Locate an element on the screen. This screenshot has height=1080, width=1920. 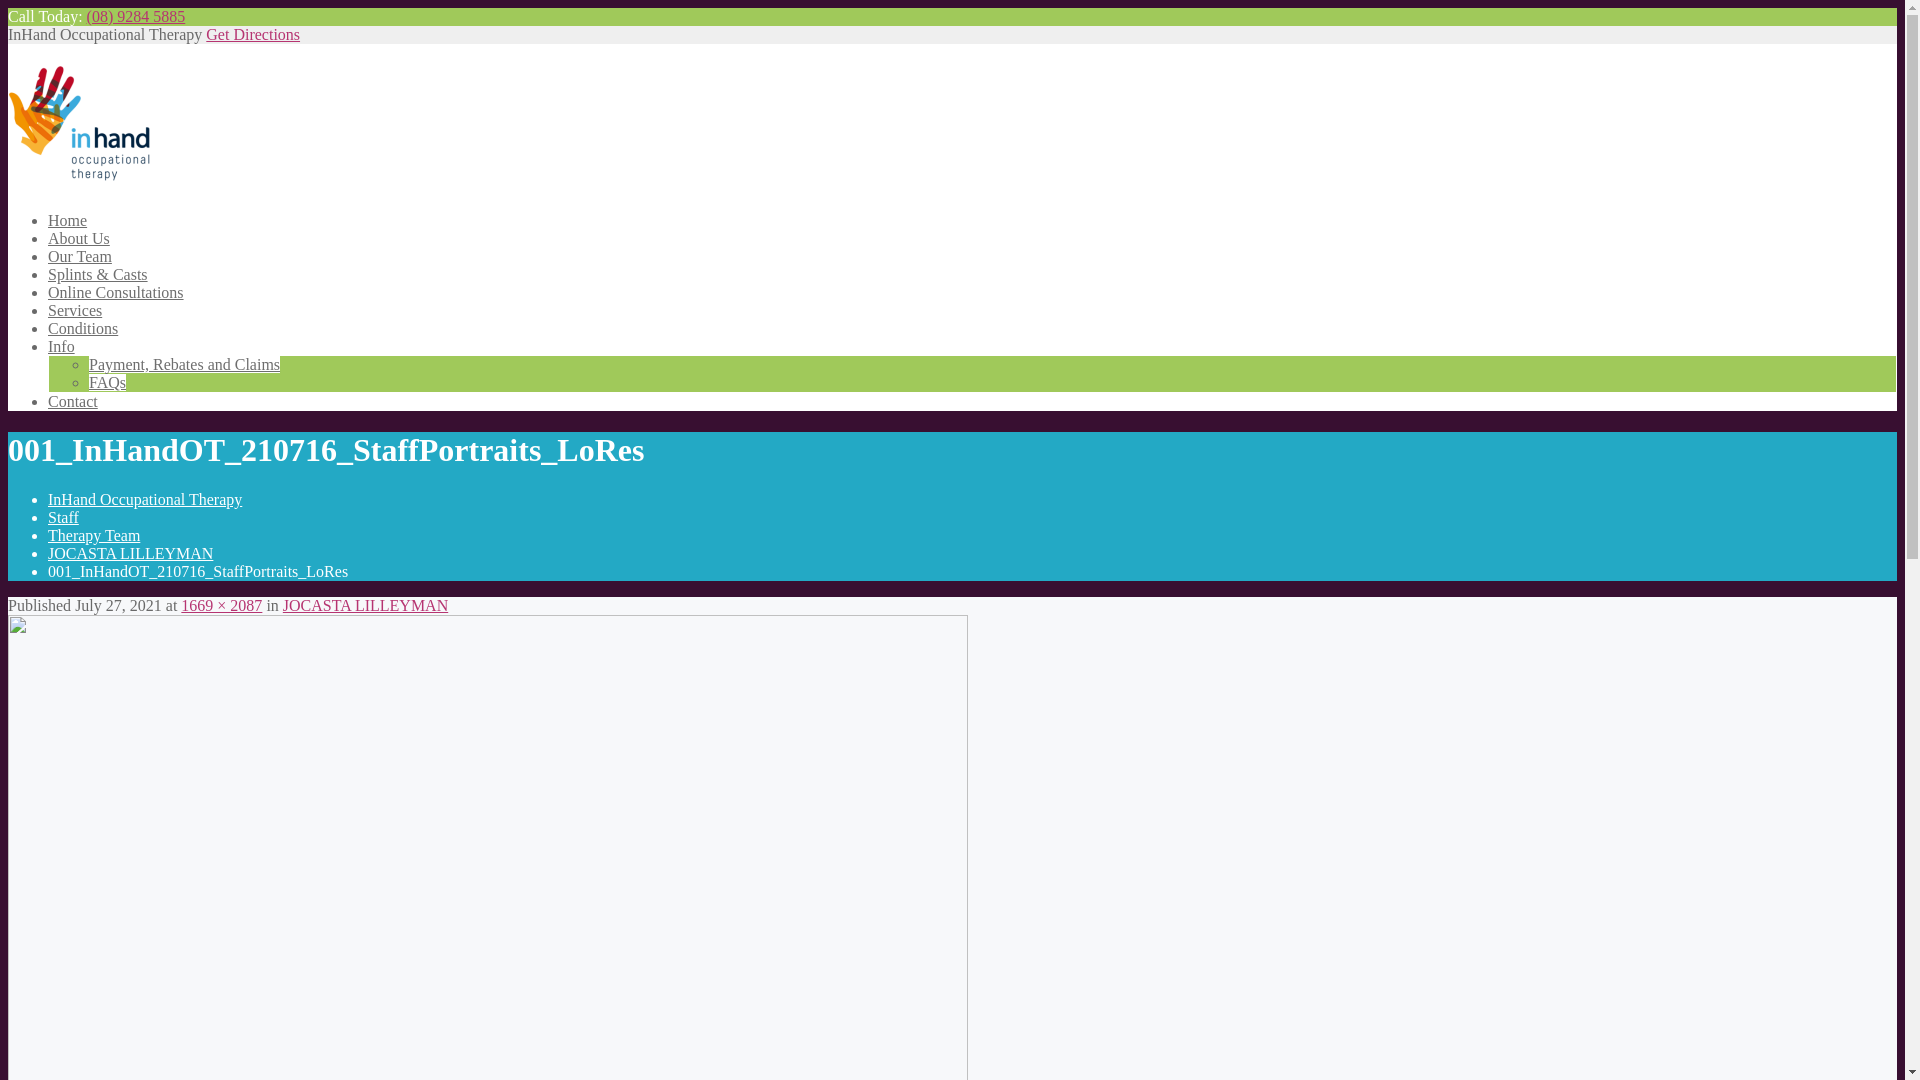
'Info' is located at coordinates (61, 345).